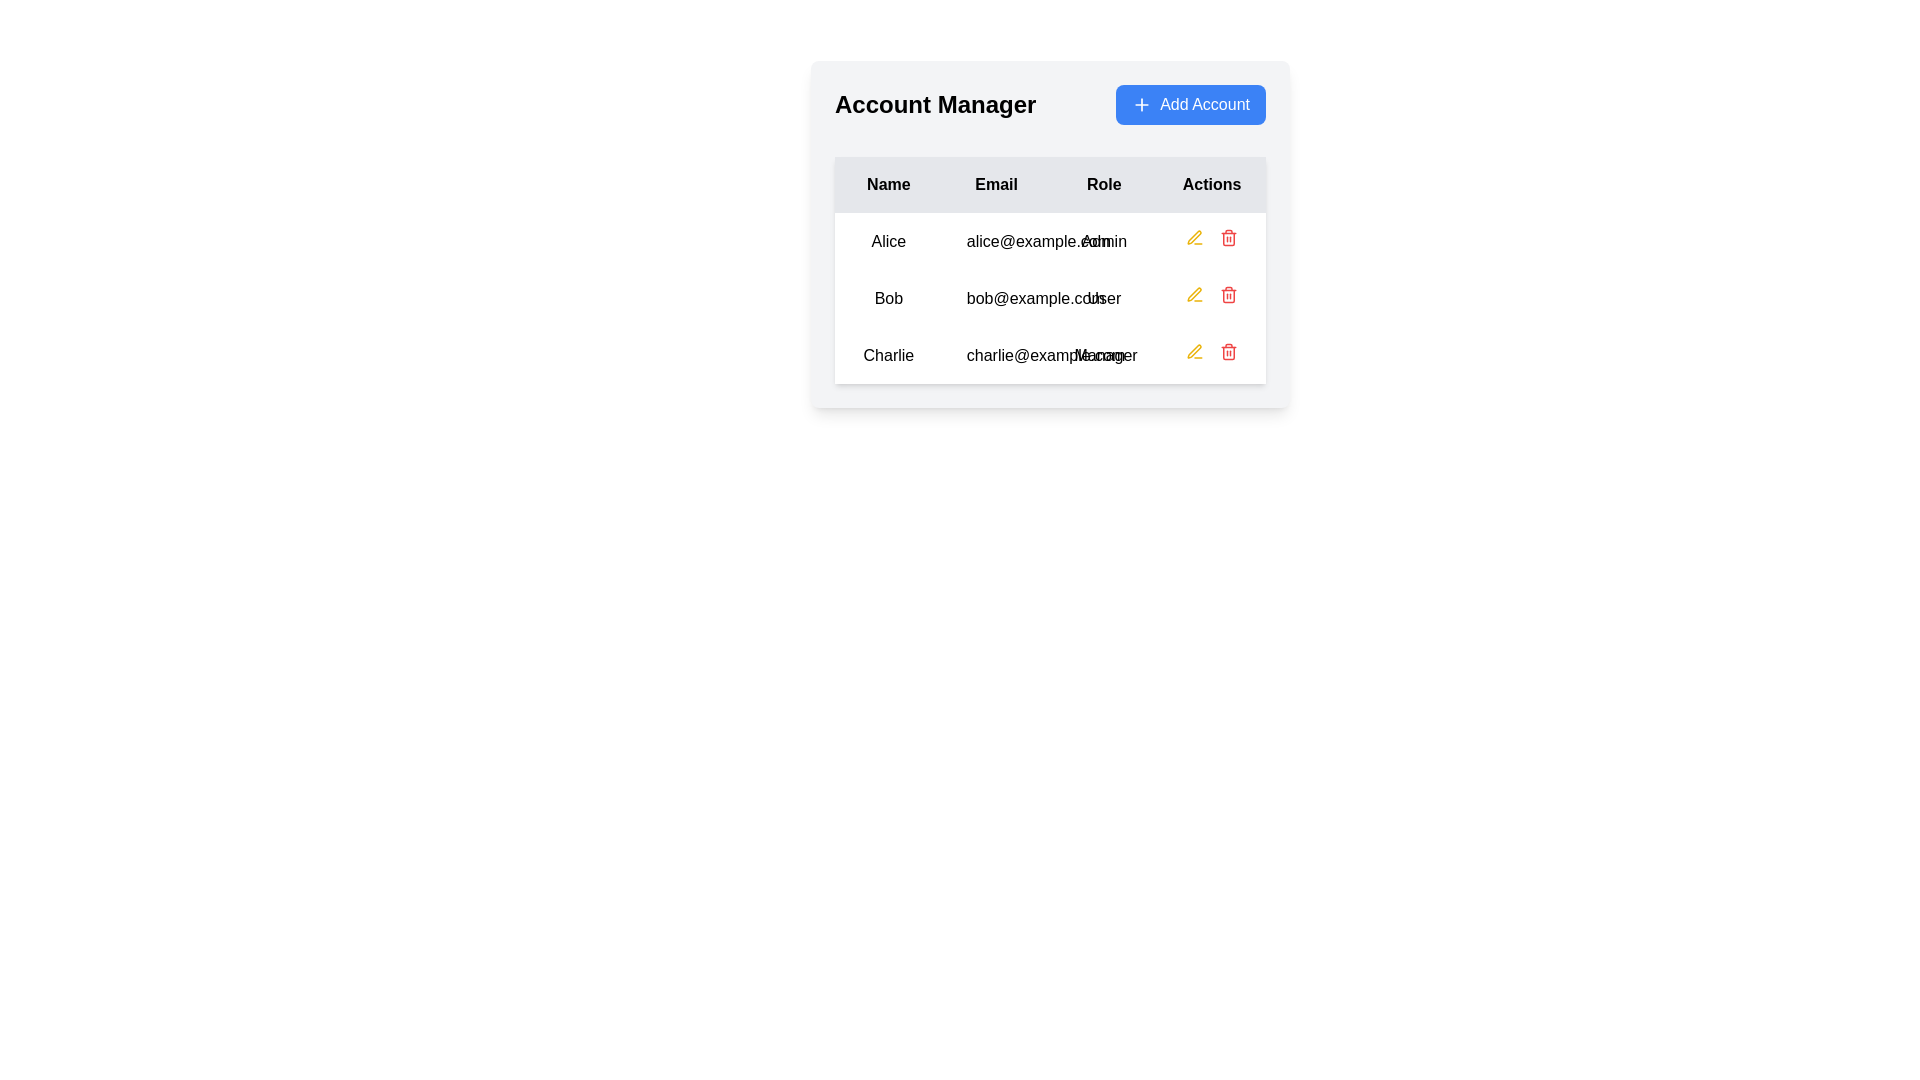  What do you see at coordinates (1228, 296) in the screenshot?
I see `the trash icon representing the delete action for the user 'Bob' in the Actions column of the user list` at bounding box center [1228, 296].